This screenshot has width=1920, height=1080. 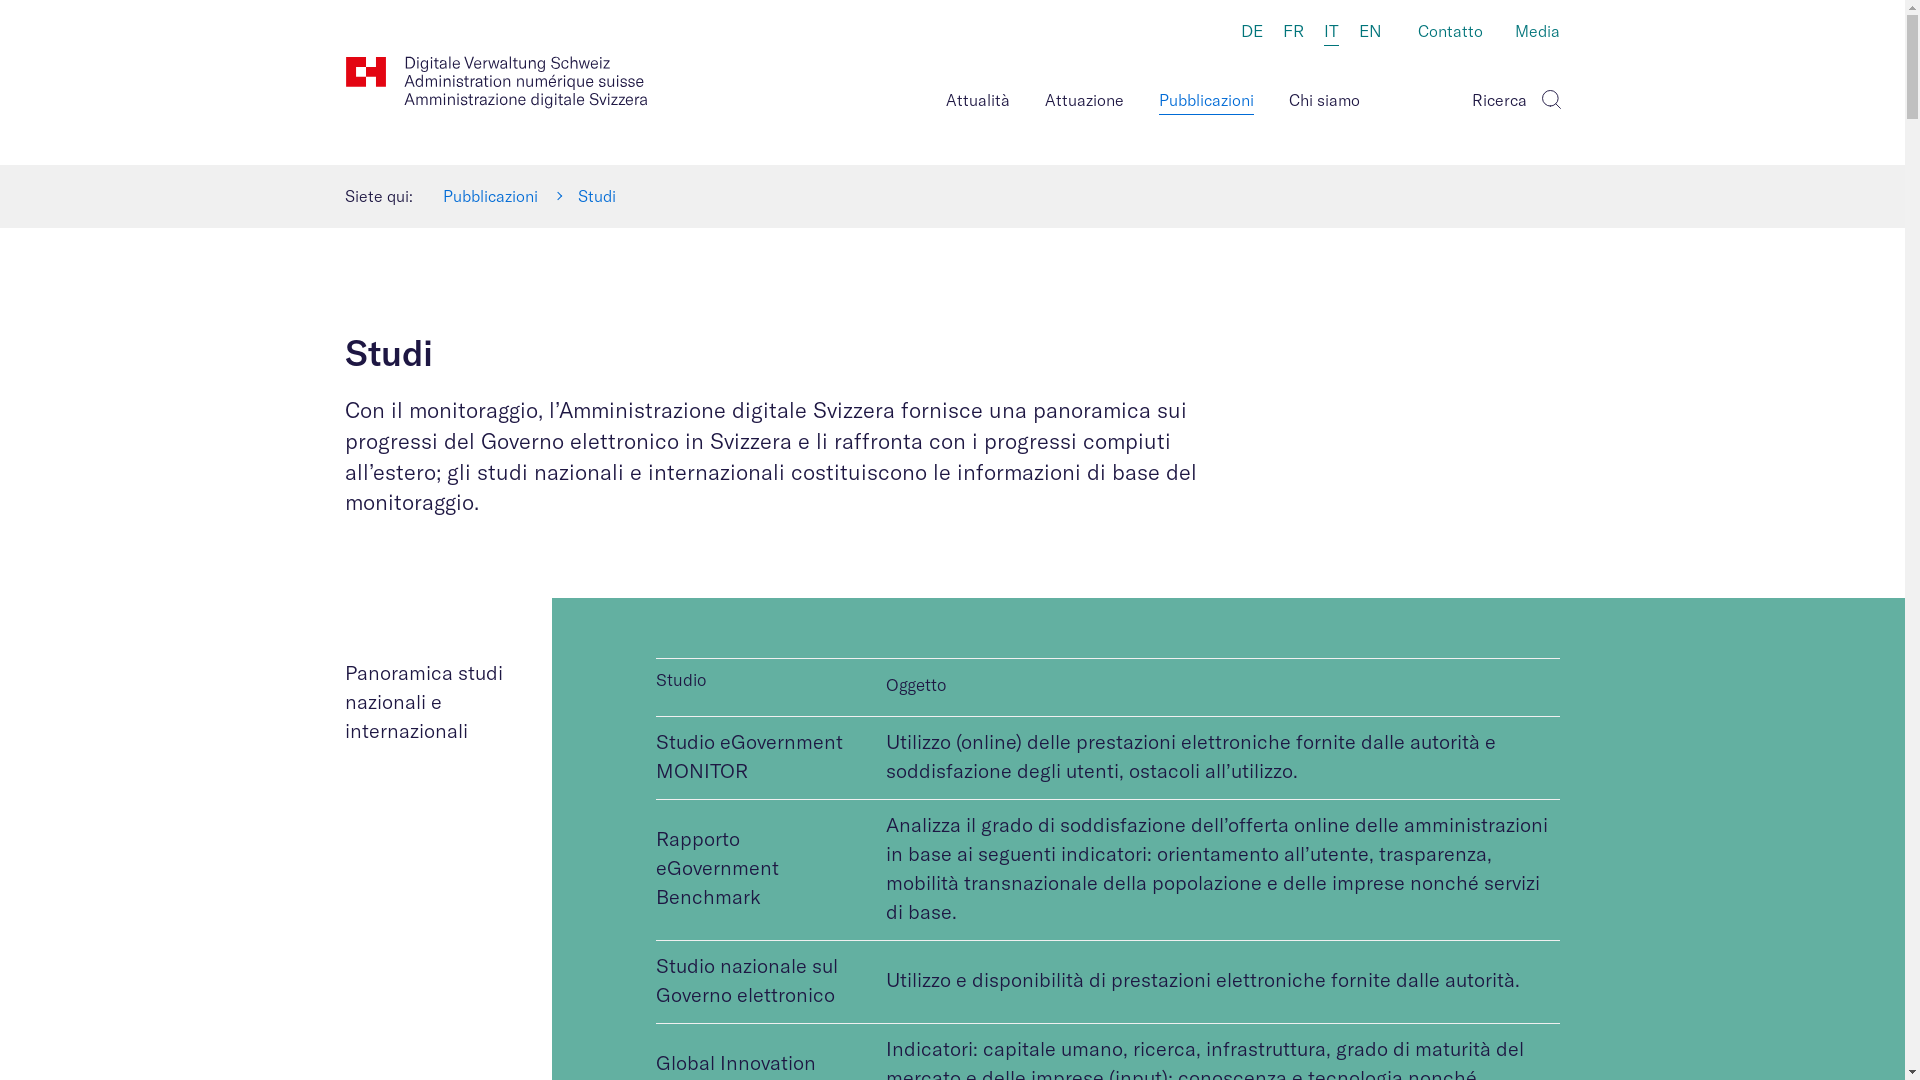 What do you see at coordinates (489, 196) in the screenshot?
I see `'Pubblicazioni'` at bounding box center [489, 196].